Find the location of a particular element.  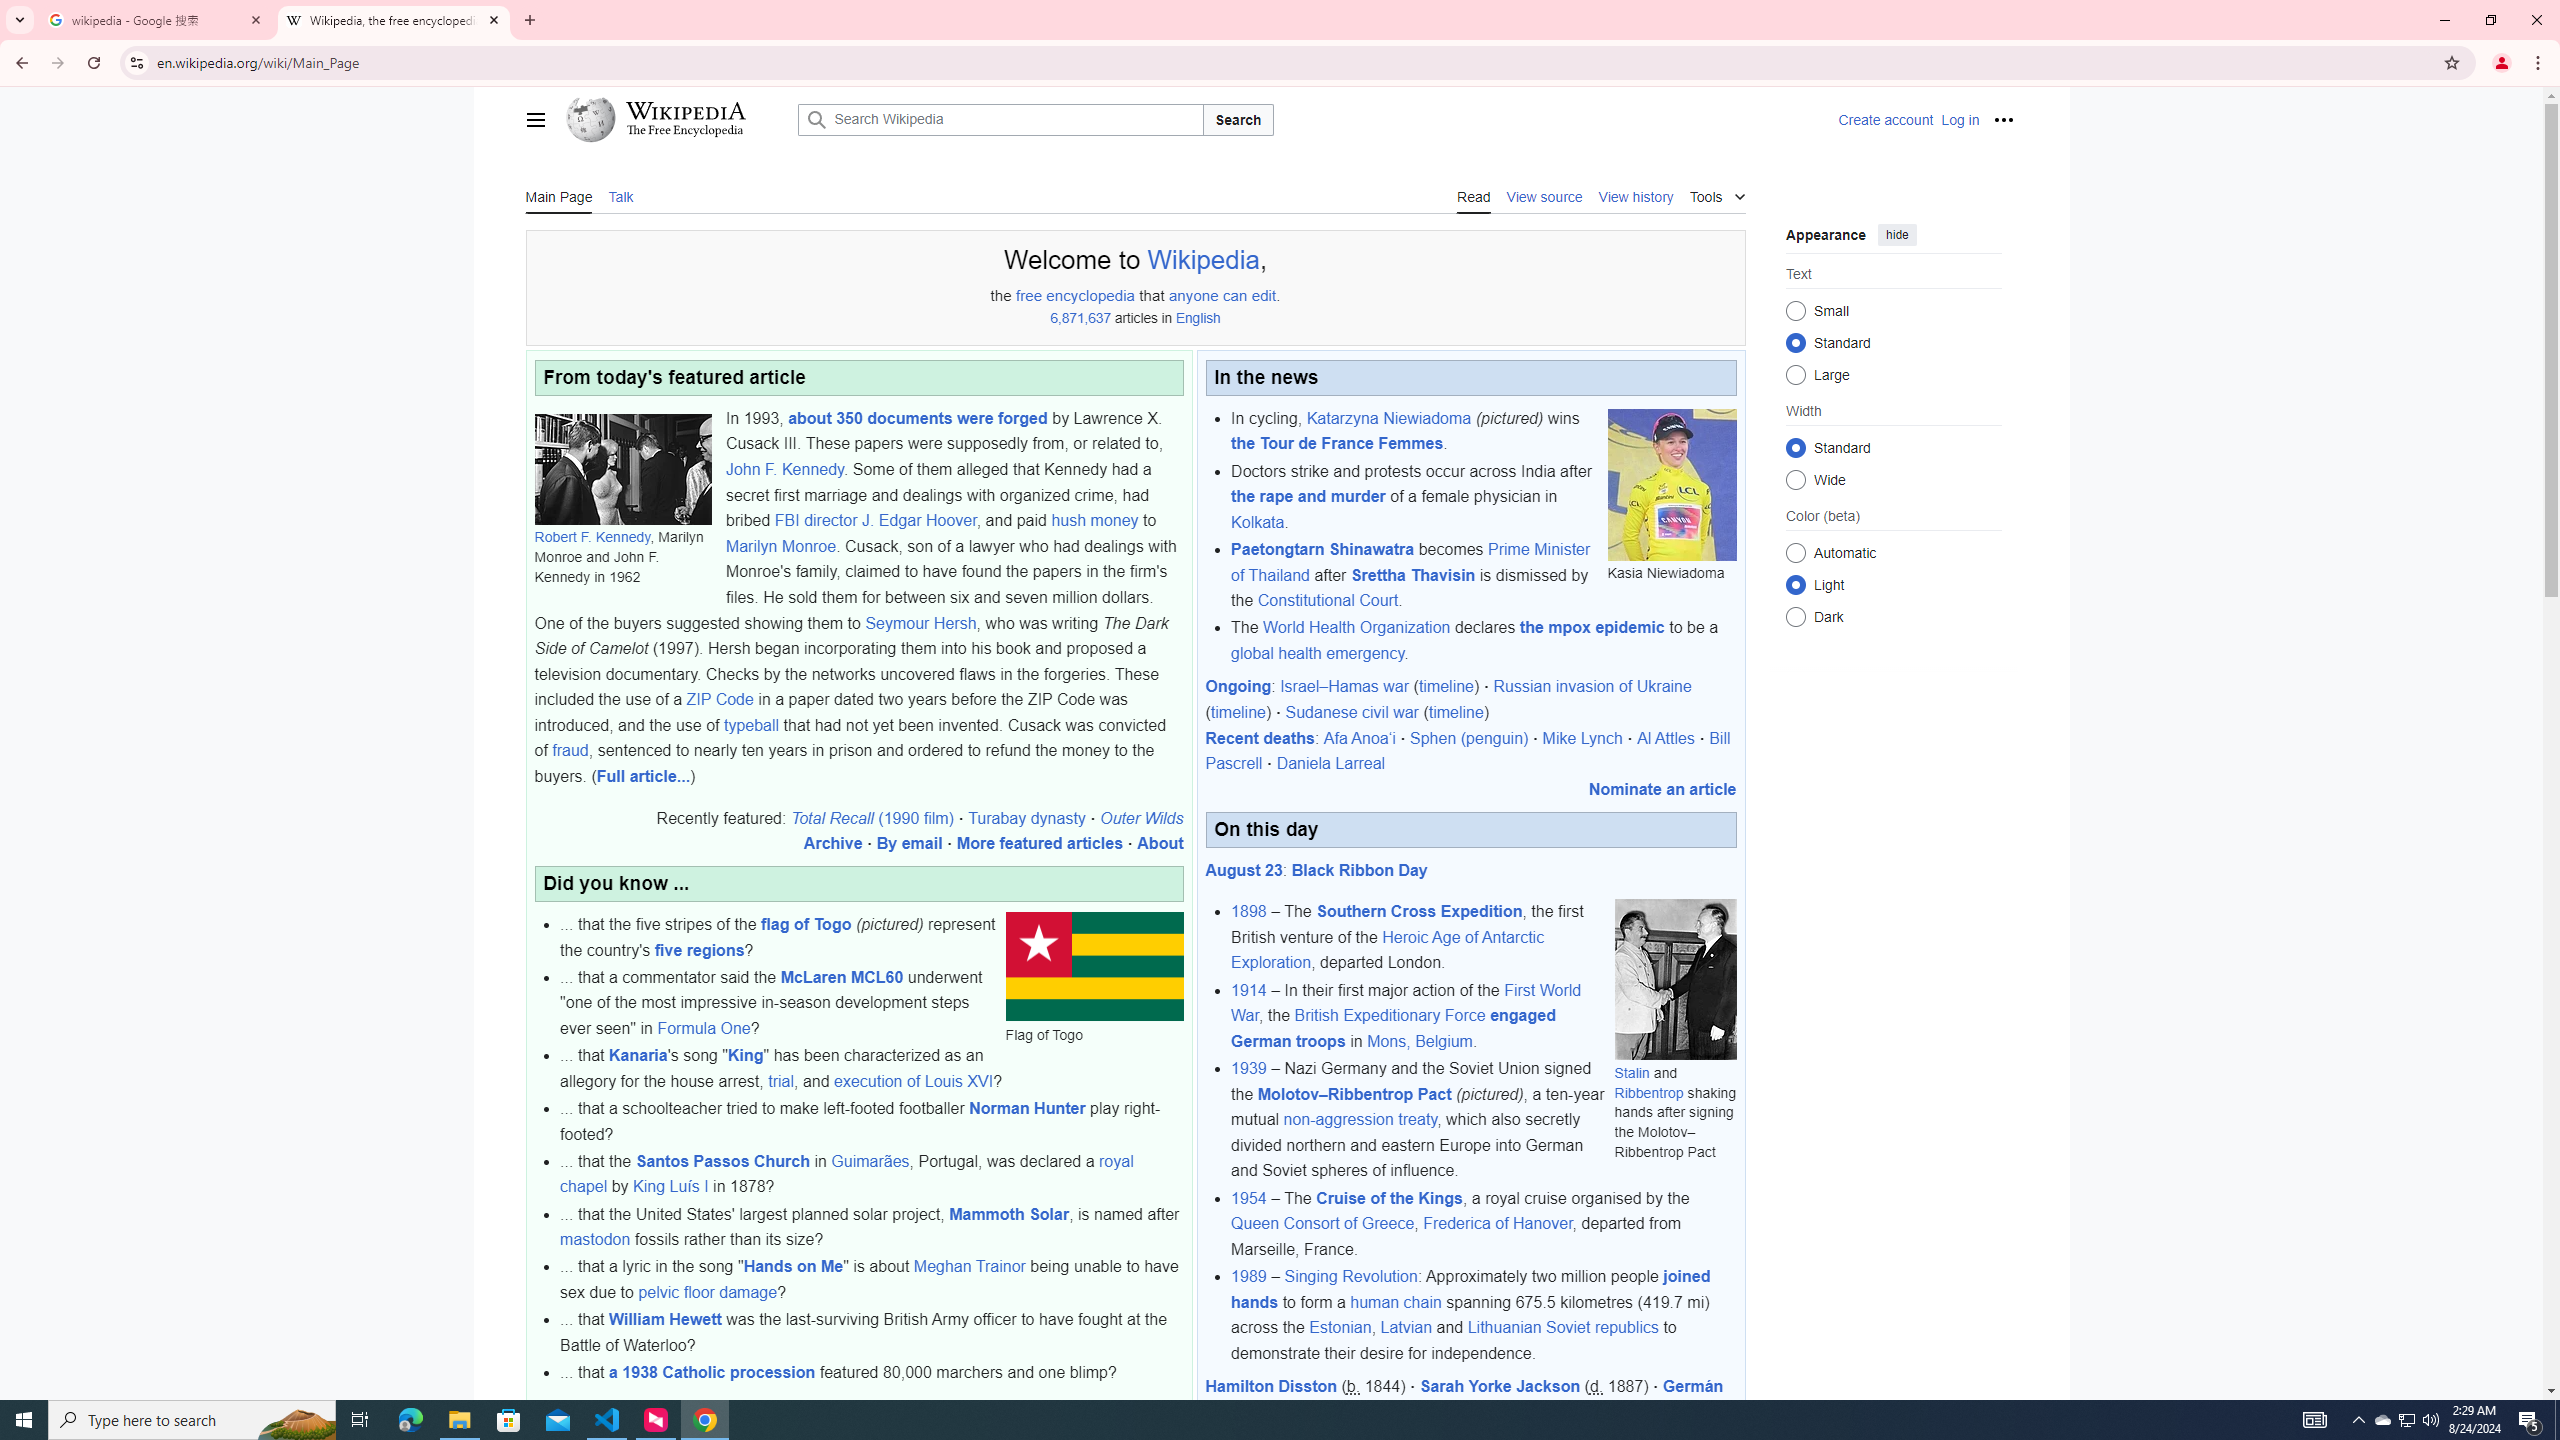

'Meghan Trainor' is located at coordinates (970, 1267).